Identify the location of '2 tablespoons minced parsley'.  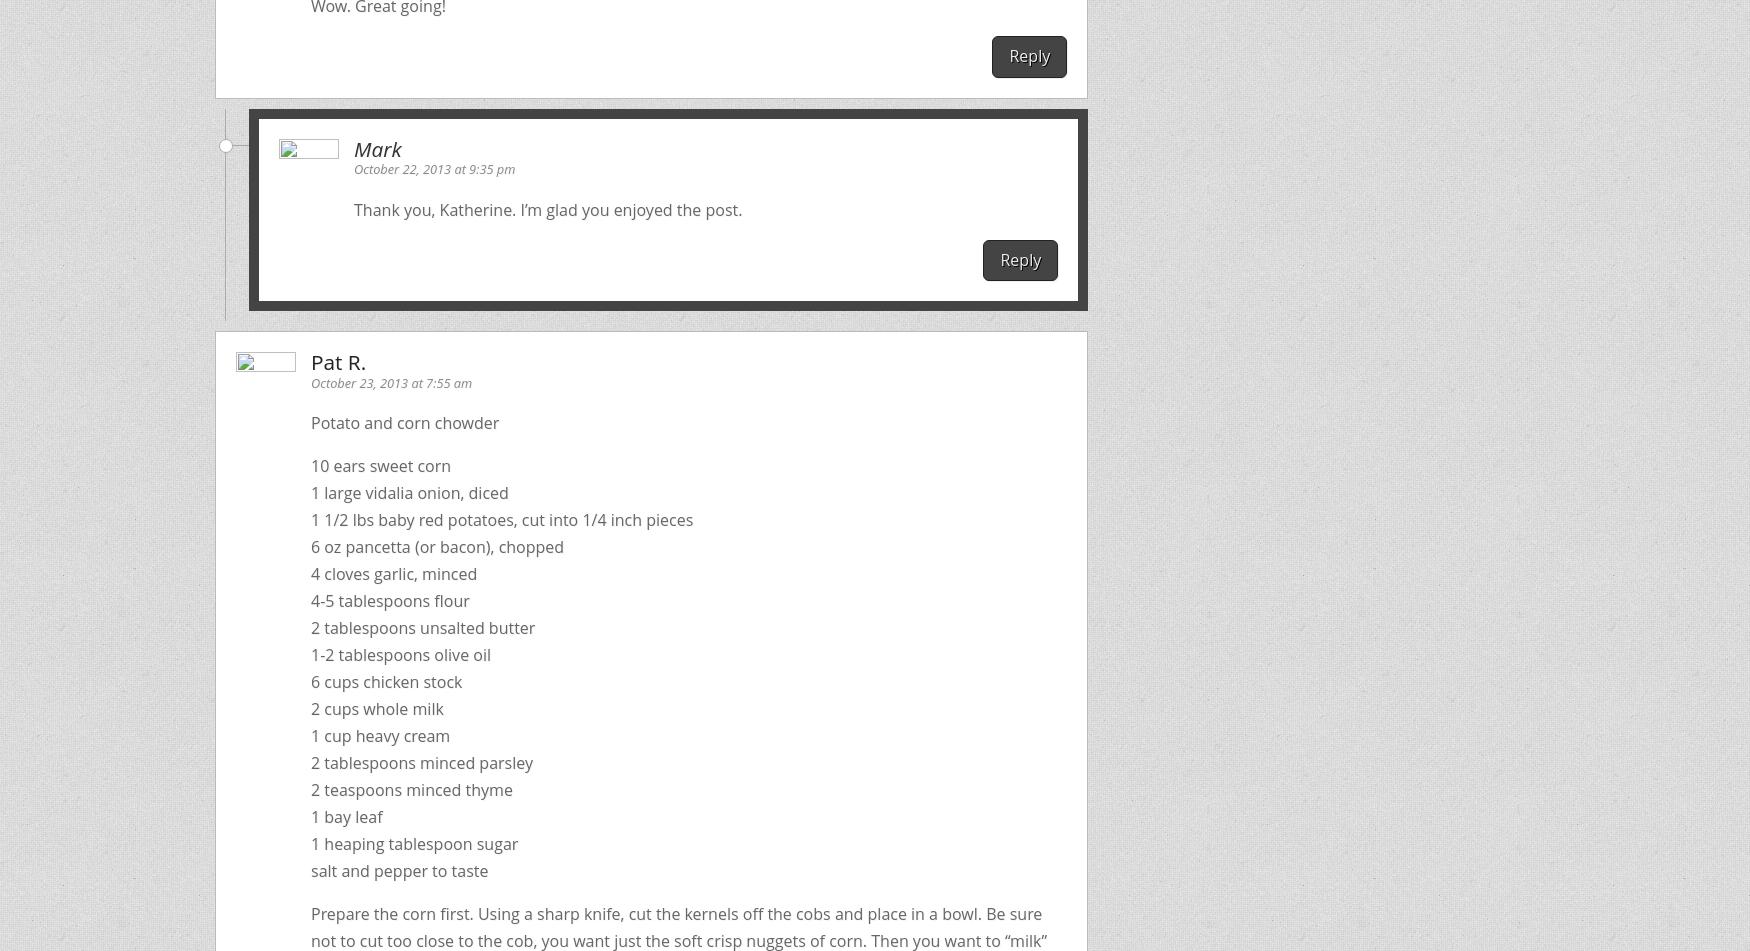
(309, 761).